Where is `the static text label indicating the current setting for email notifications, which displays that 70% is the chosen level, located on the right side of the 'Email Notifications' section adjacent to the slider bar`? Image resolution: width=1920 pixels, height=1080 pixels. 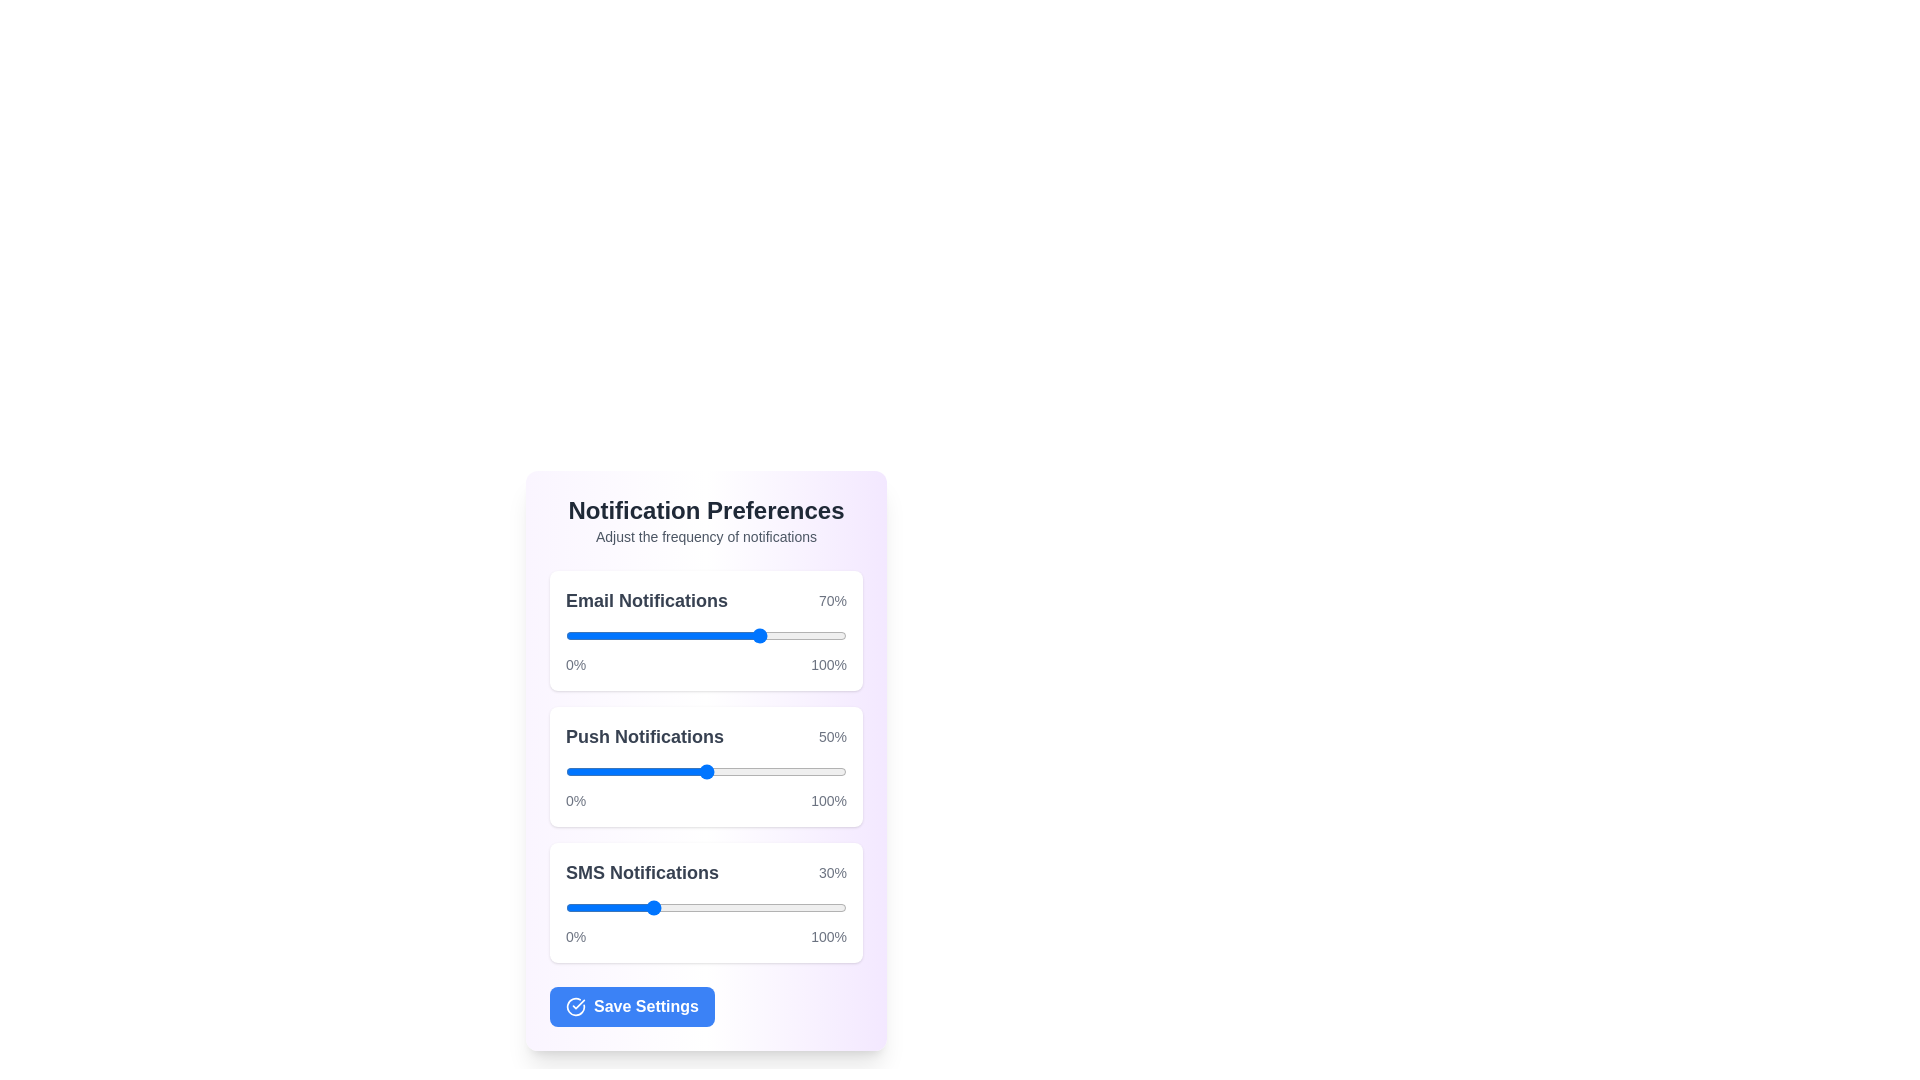 the static text label indicating the current setting for email notifications, which displays that 70% is the chosen level, located on the right side of the 'Email Notifications' section adjacent to the slider bar is located at coordinates (832, 600).